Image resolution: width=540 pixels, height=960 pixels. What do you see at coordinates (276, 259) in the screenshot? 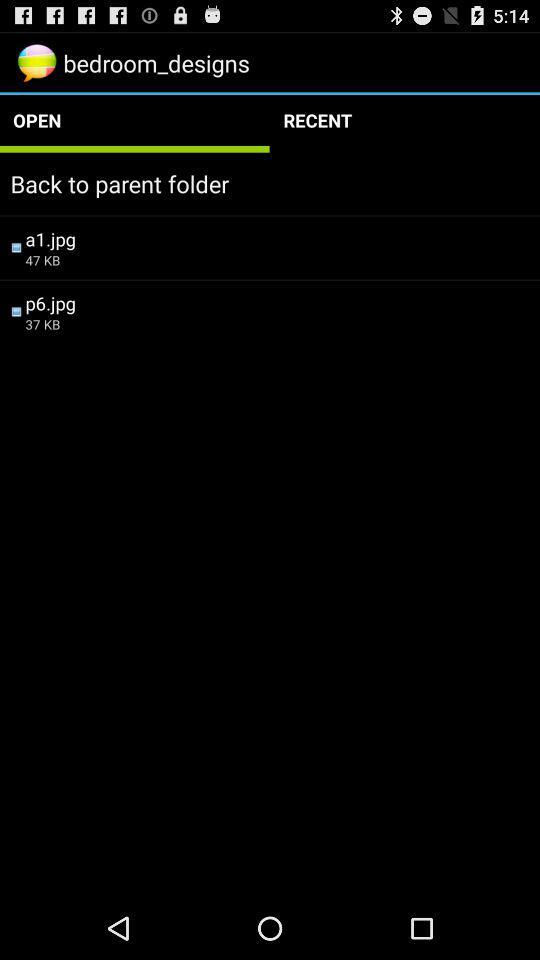
I see `the item below a1.jpg icon` at bounding box center [276, 259].